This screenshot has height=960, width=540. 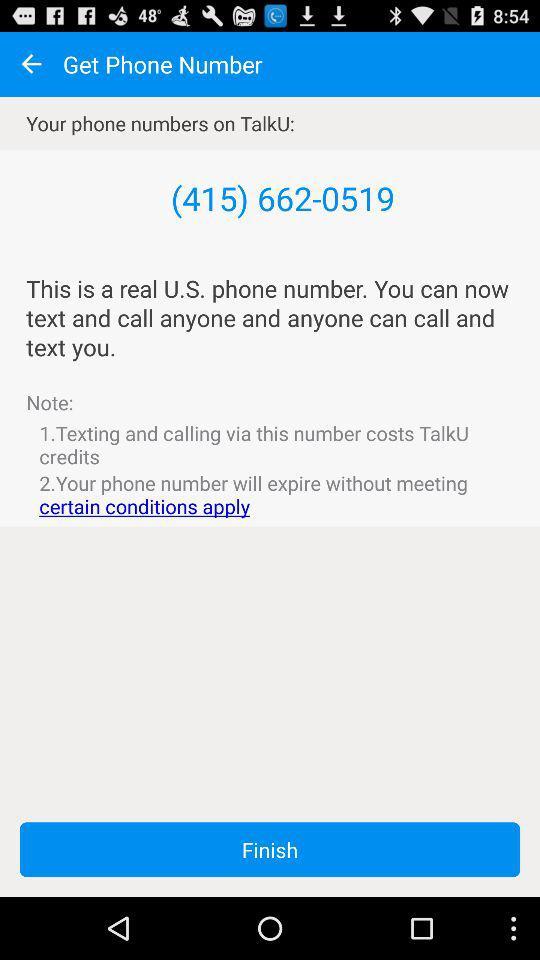 What do you see at coordinates (270, 493) in the screenshot?
I see `the 2 your phone icon` at bounding box center [270, 493].